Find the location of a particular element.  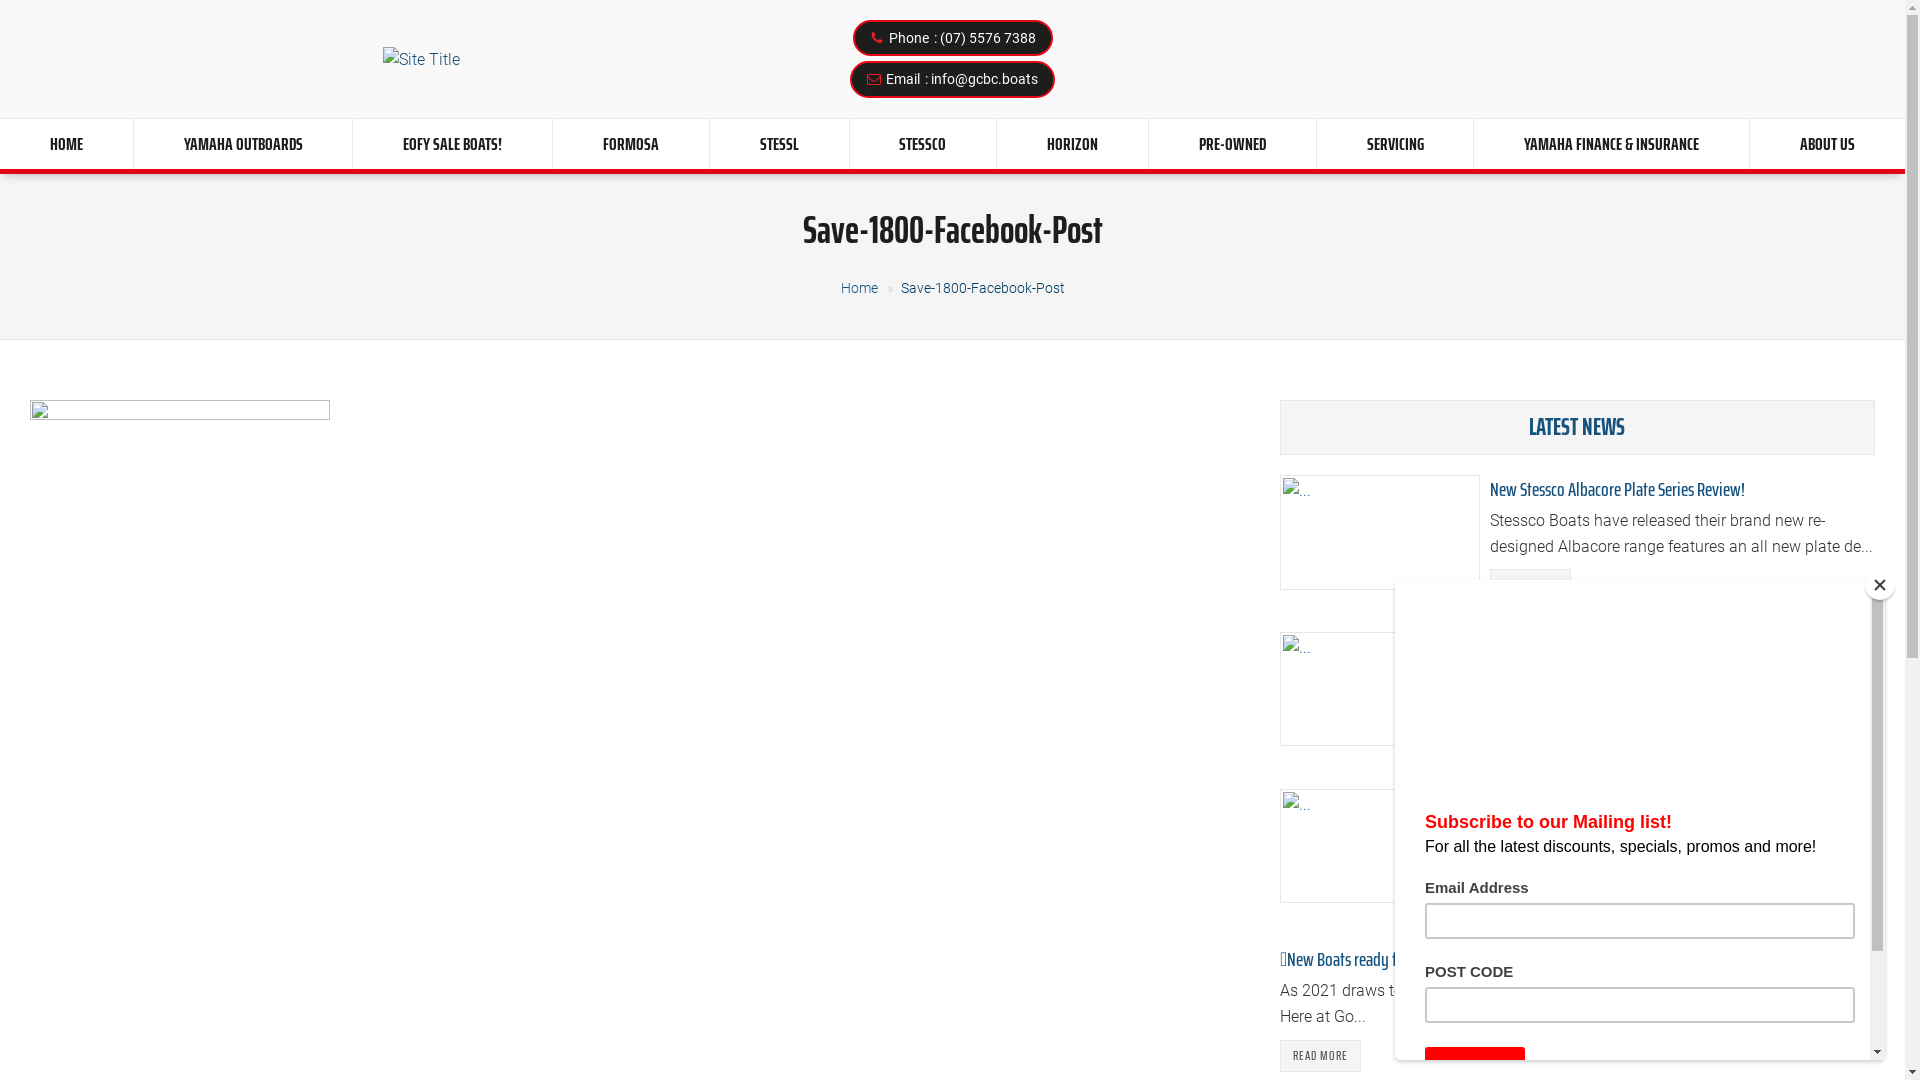

'(07) 5576 7388' is located at coordinates (939, 38).